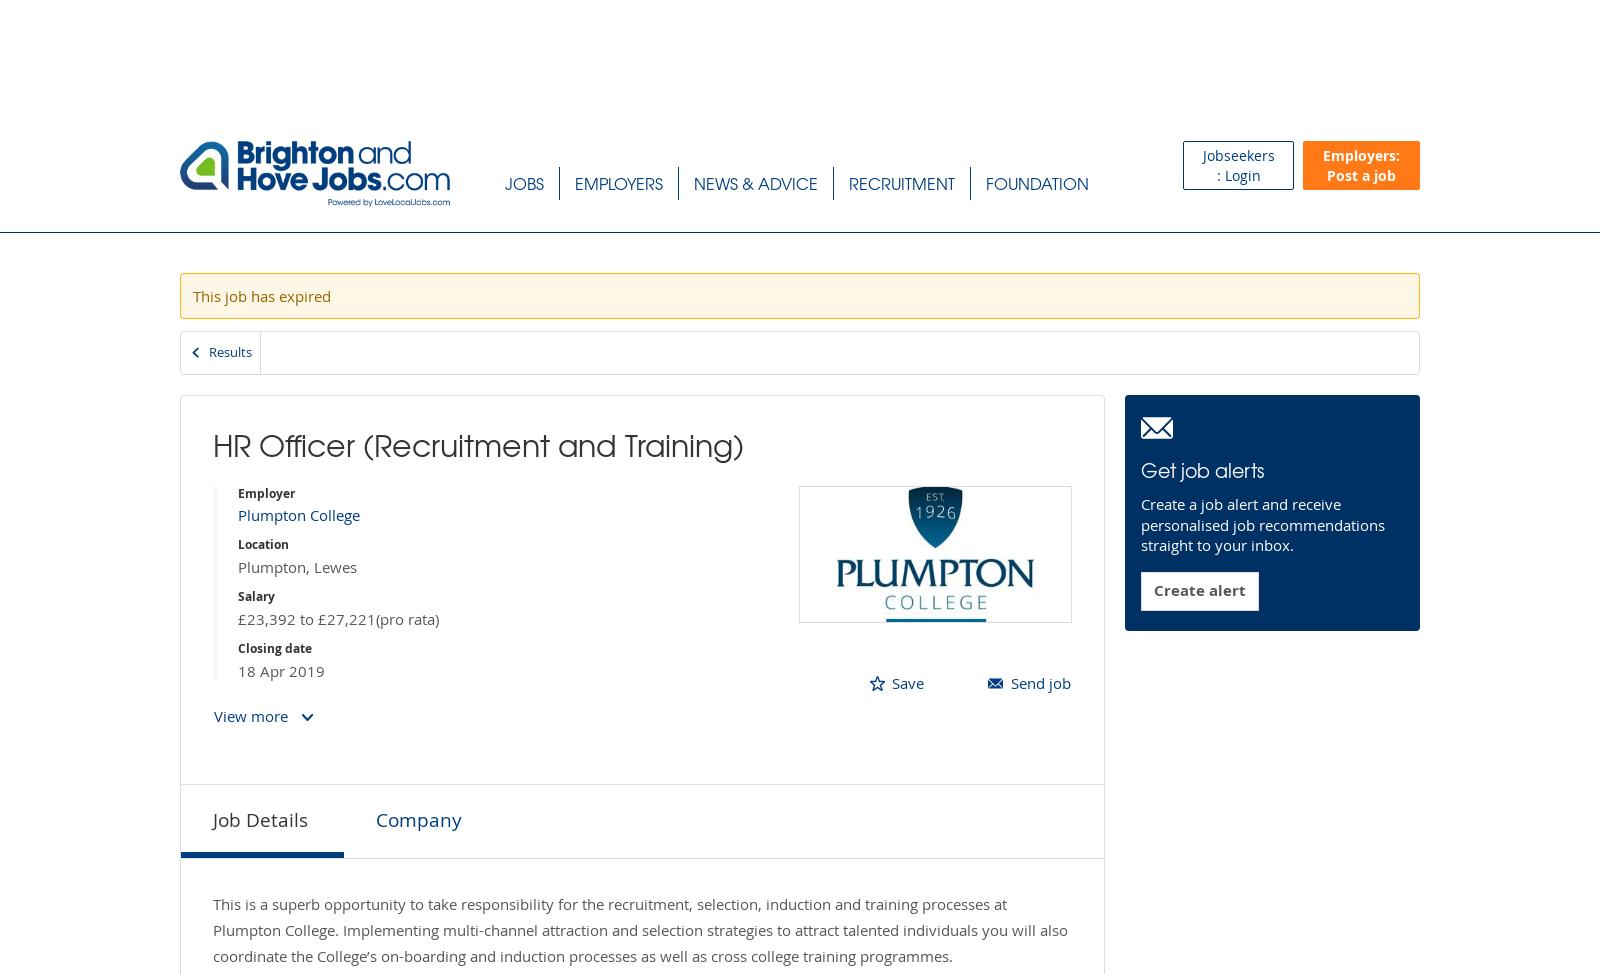 The height and width of the screenshot is (974, 1600). What do you see at coordinates (229, 352) in the screenshot?
I see `'Results'` at bounding box center [229, 352].